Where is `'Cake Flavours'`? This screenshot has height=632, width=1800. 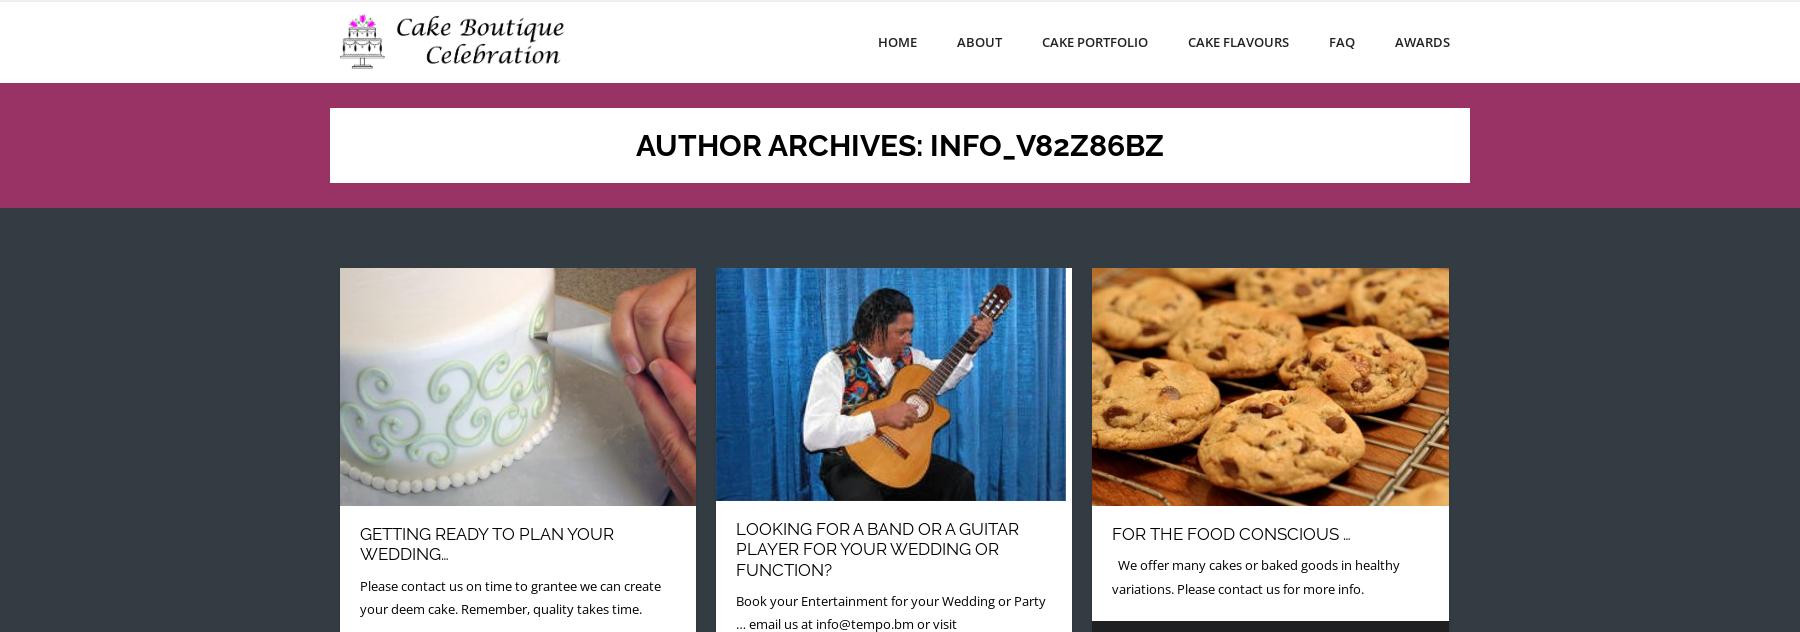
'Cake Flavours' is located at coordinates (1238, 41).